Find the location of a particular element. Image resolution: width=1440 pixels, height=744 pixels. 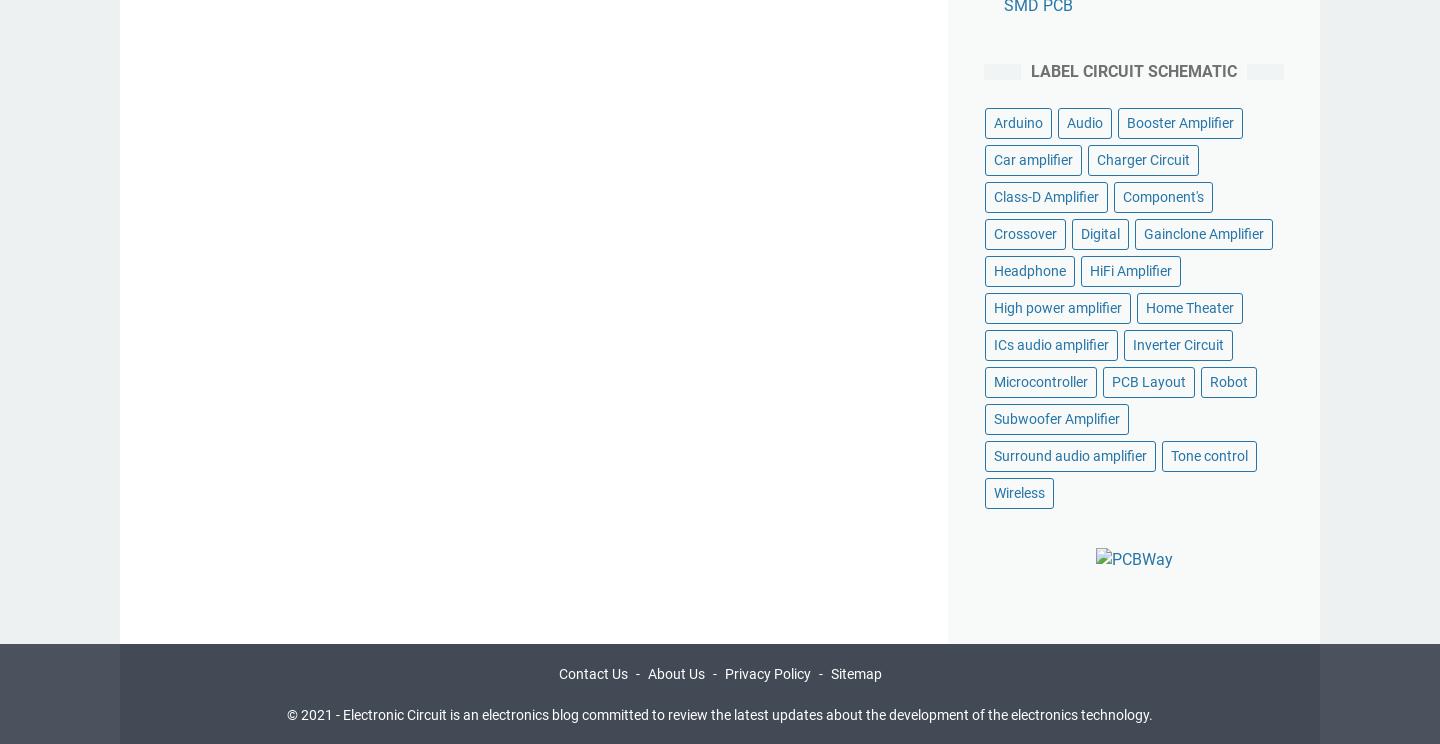

'About Us' is located at coordinates (675, 672).